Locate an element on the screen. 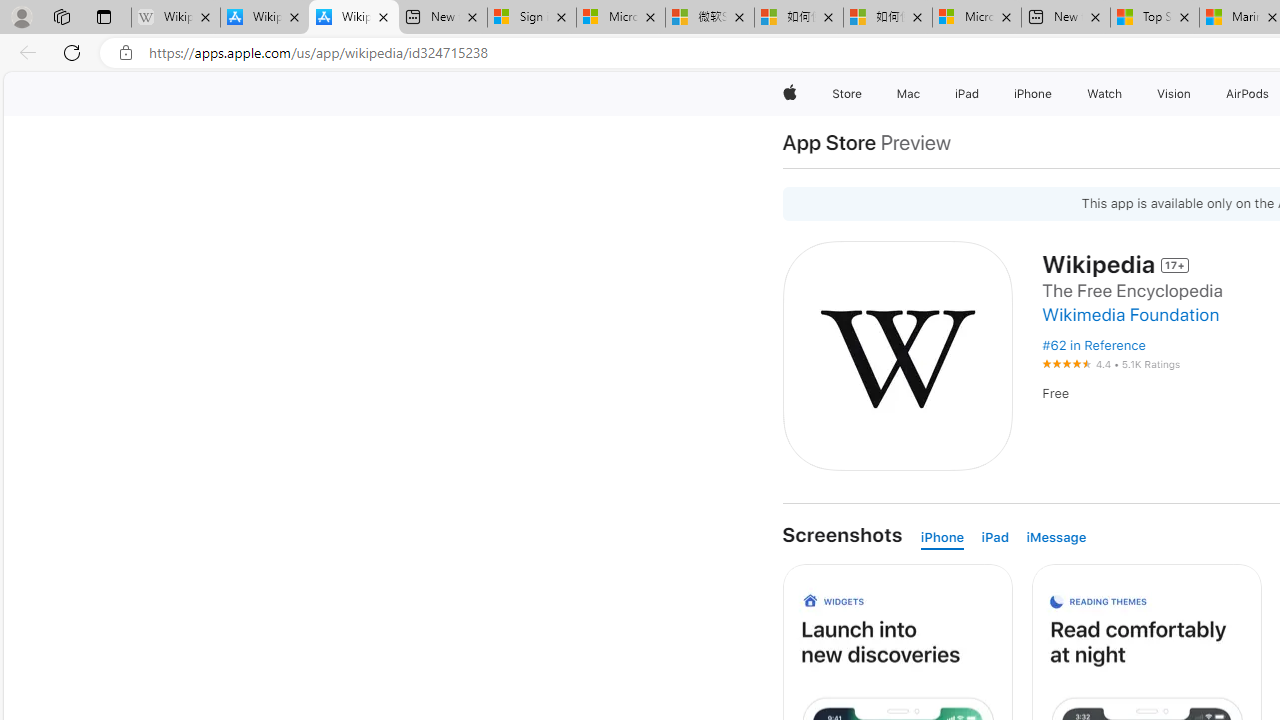 Image resolution: width=1280 pixels, height=720 pixels. 'iPad' is located at coordinates (994, 537).